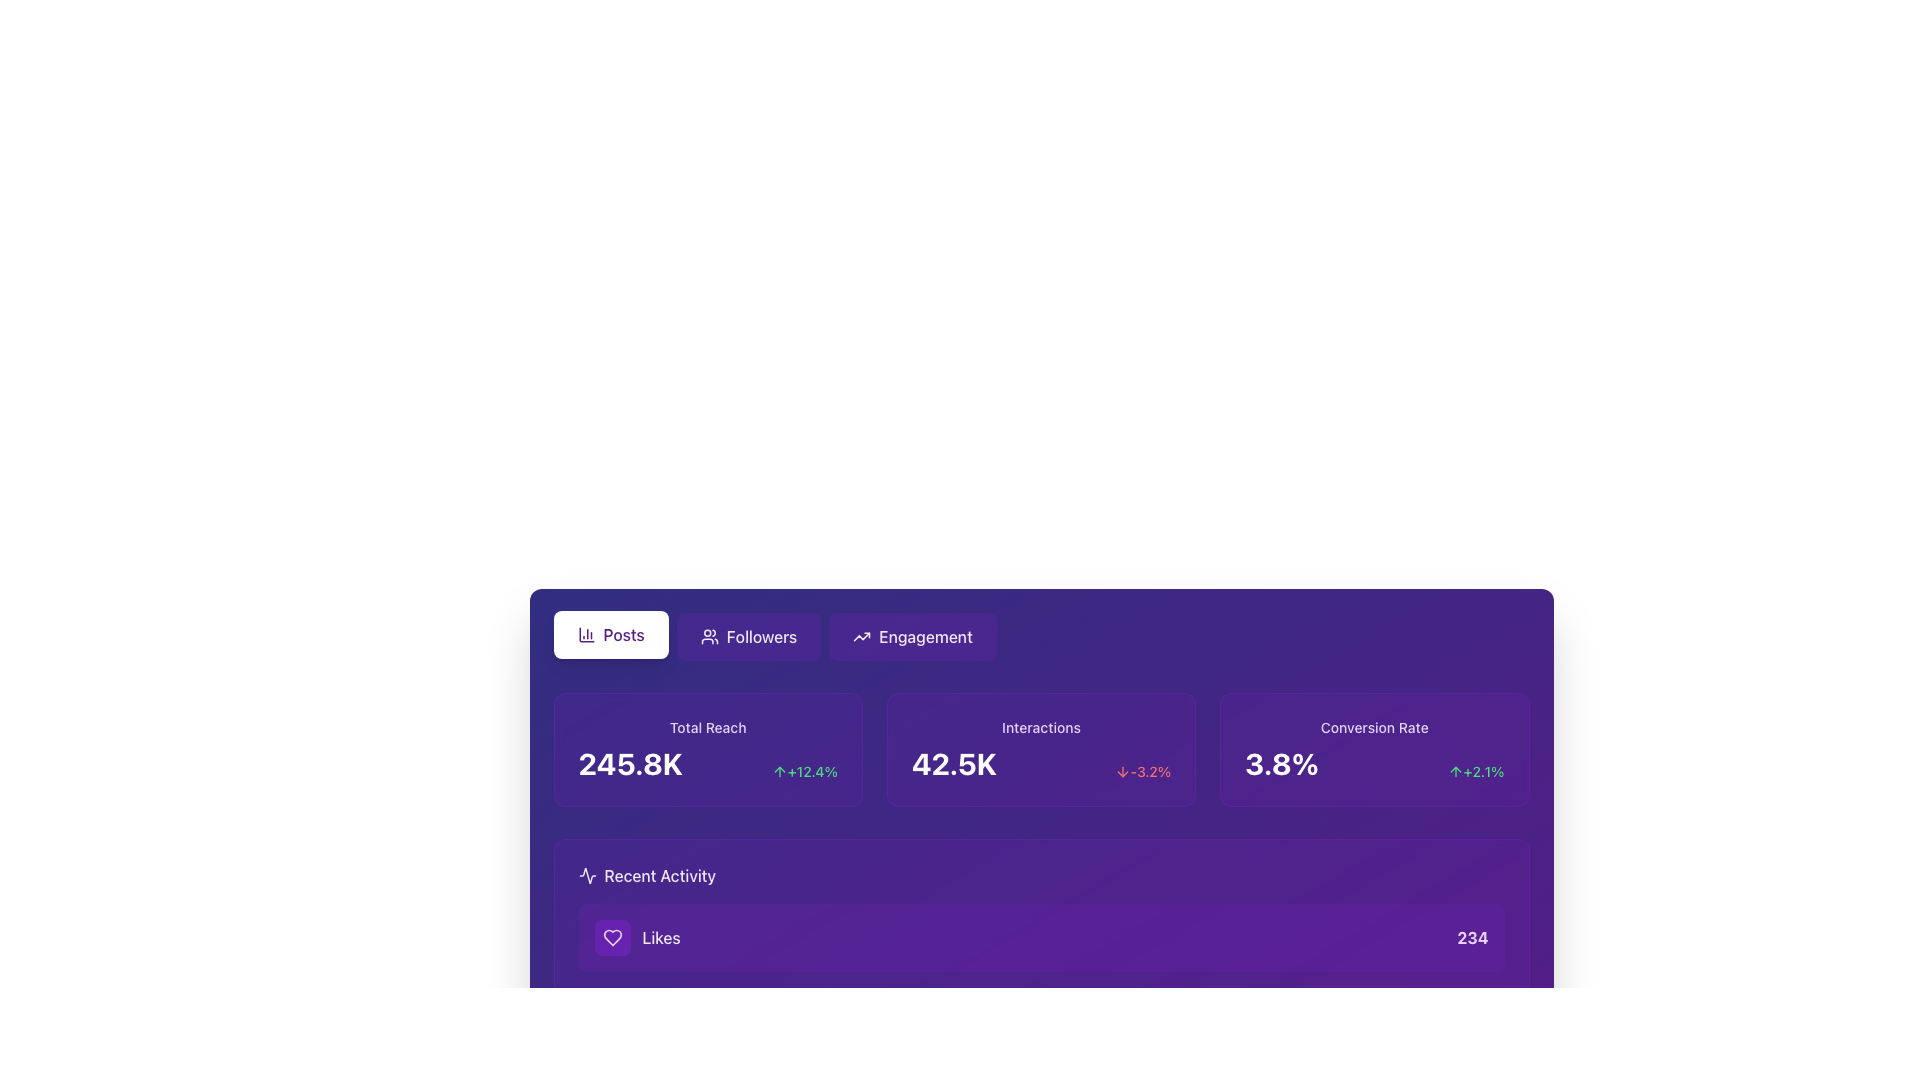  What do you see at coordinates (1455, 770) in the screenshot?
I see `the decorative upward trend icon located to the left of the text '+2.1%' in the bottom-right card under 'Conversion Rate'` at bounding box center [1455, 770].